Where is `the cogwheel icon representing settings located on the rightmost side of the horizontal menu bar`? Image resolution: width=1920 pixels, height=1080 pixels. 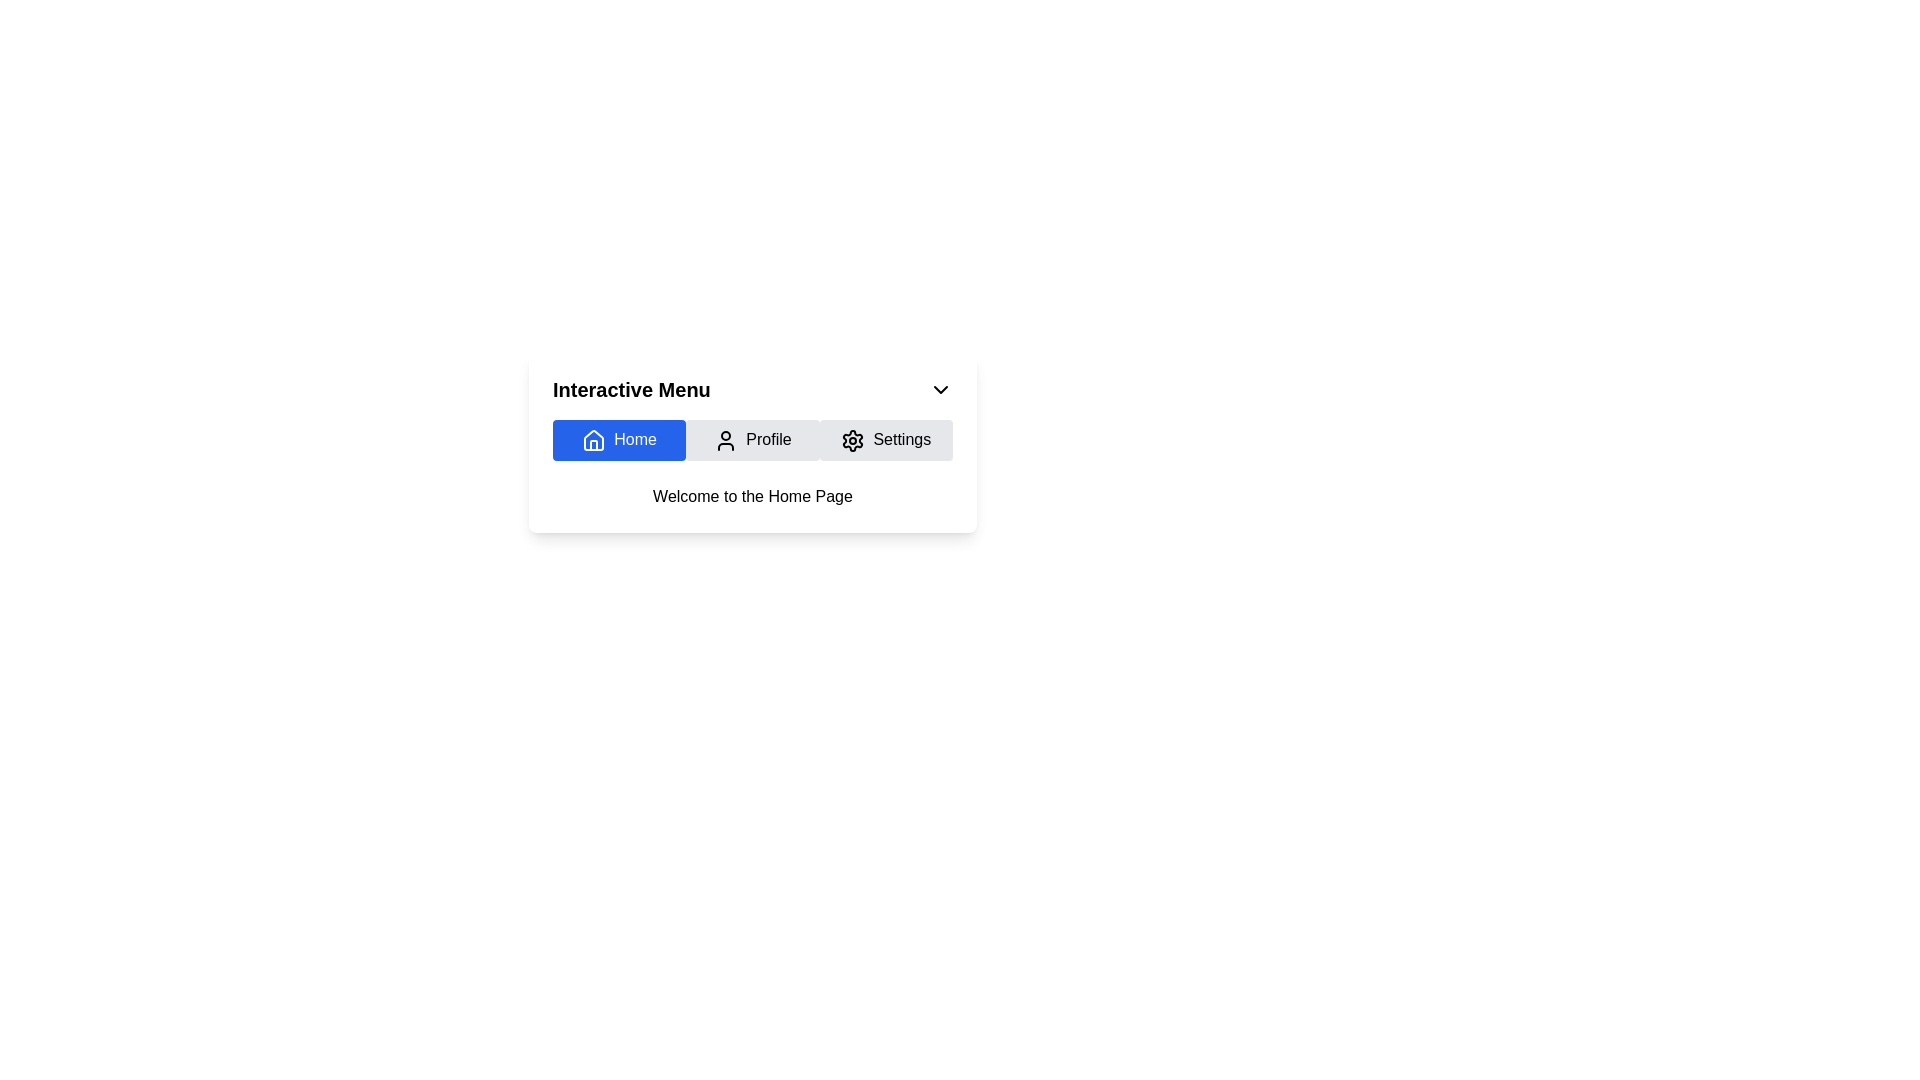 the cogwheel icon representing settings located on the rightmost side of the horizontal menu bar is located at coordinates (853, 439).